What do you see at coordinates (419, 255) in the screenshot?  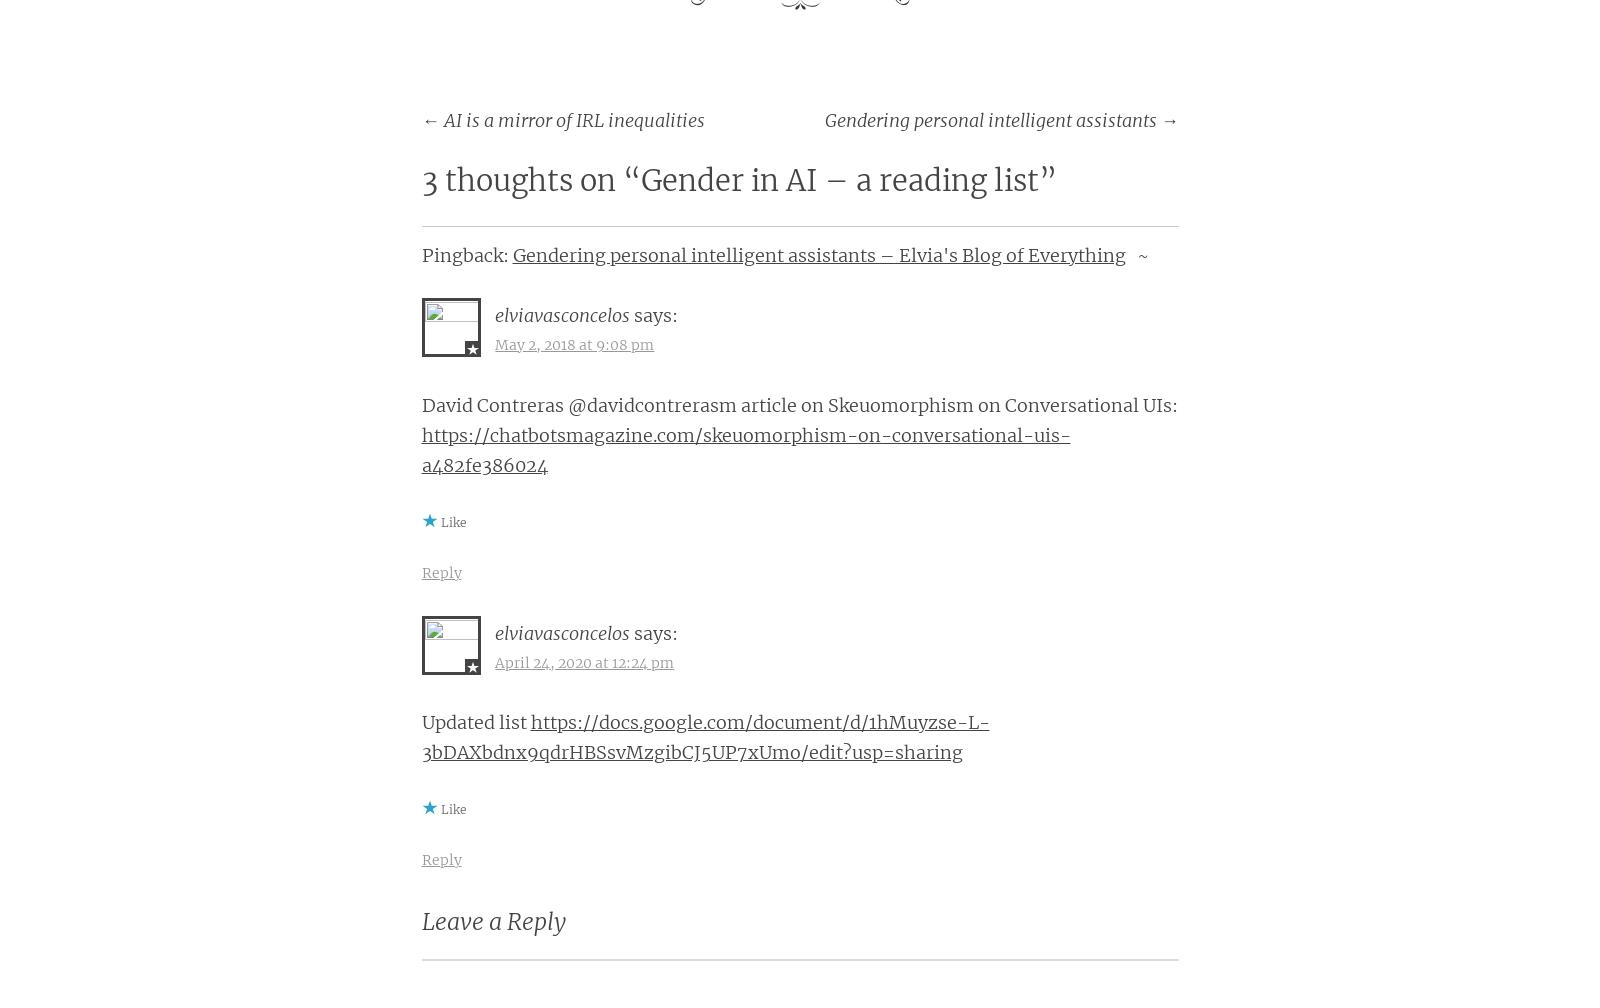 I see `'Pingback:'` at bounding box center [419, 255].